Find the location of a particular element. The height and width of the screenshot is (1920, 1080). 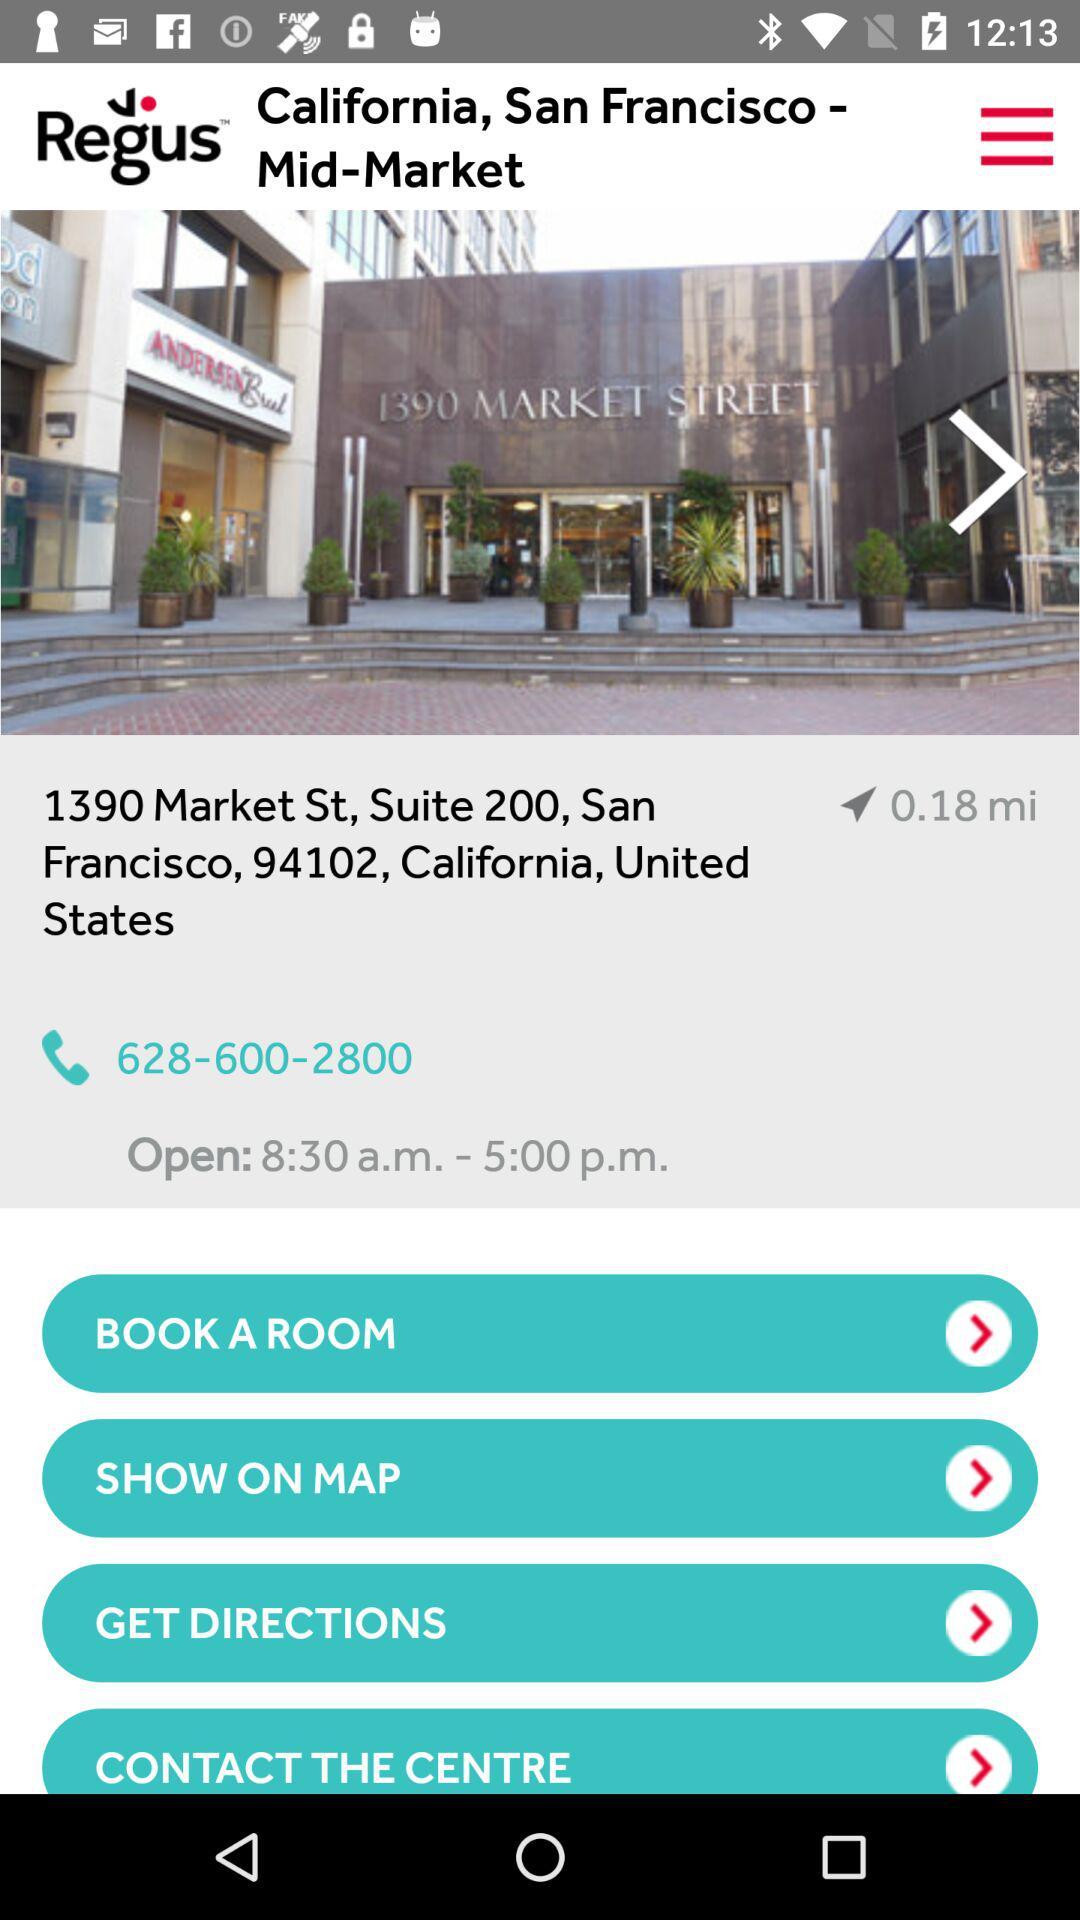

next image is located at coordinates (987, 471).